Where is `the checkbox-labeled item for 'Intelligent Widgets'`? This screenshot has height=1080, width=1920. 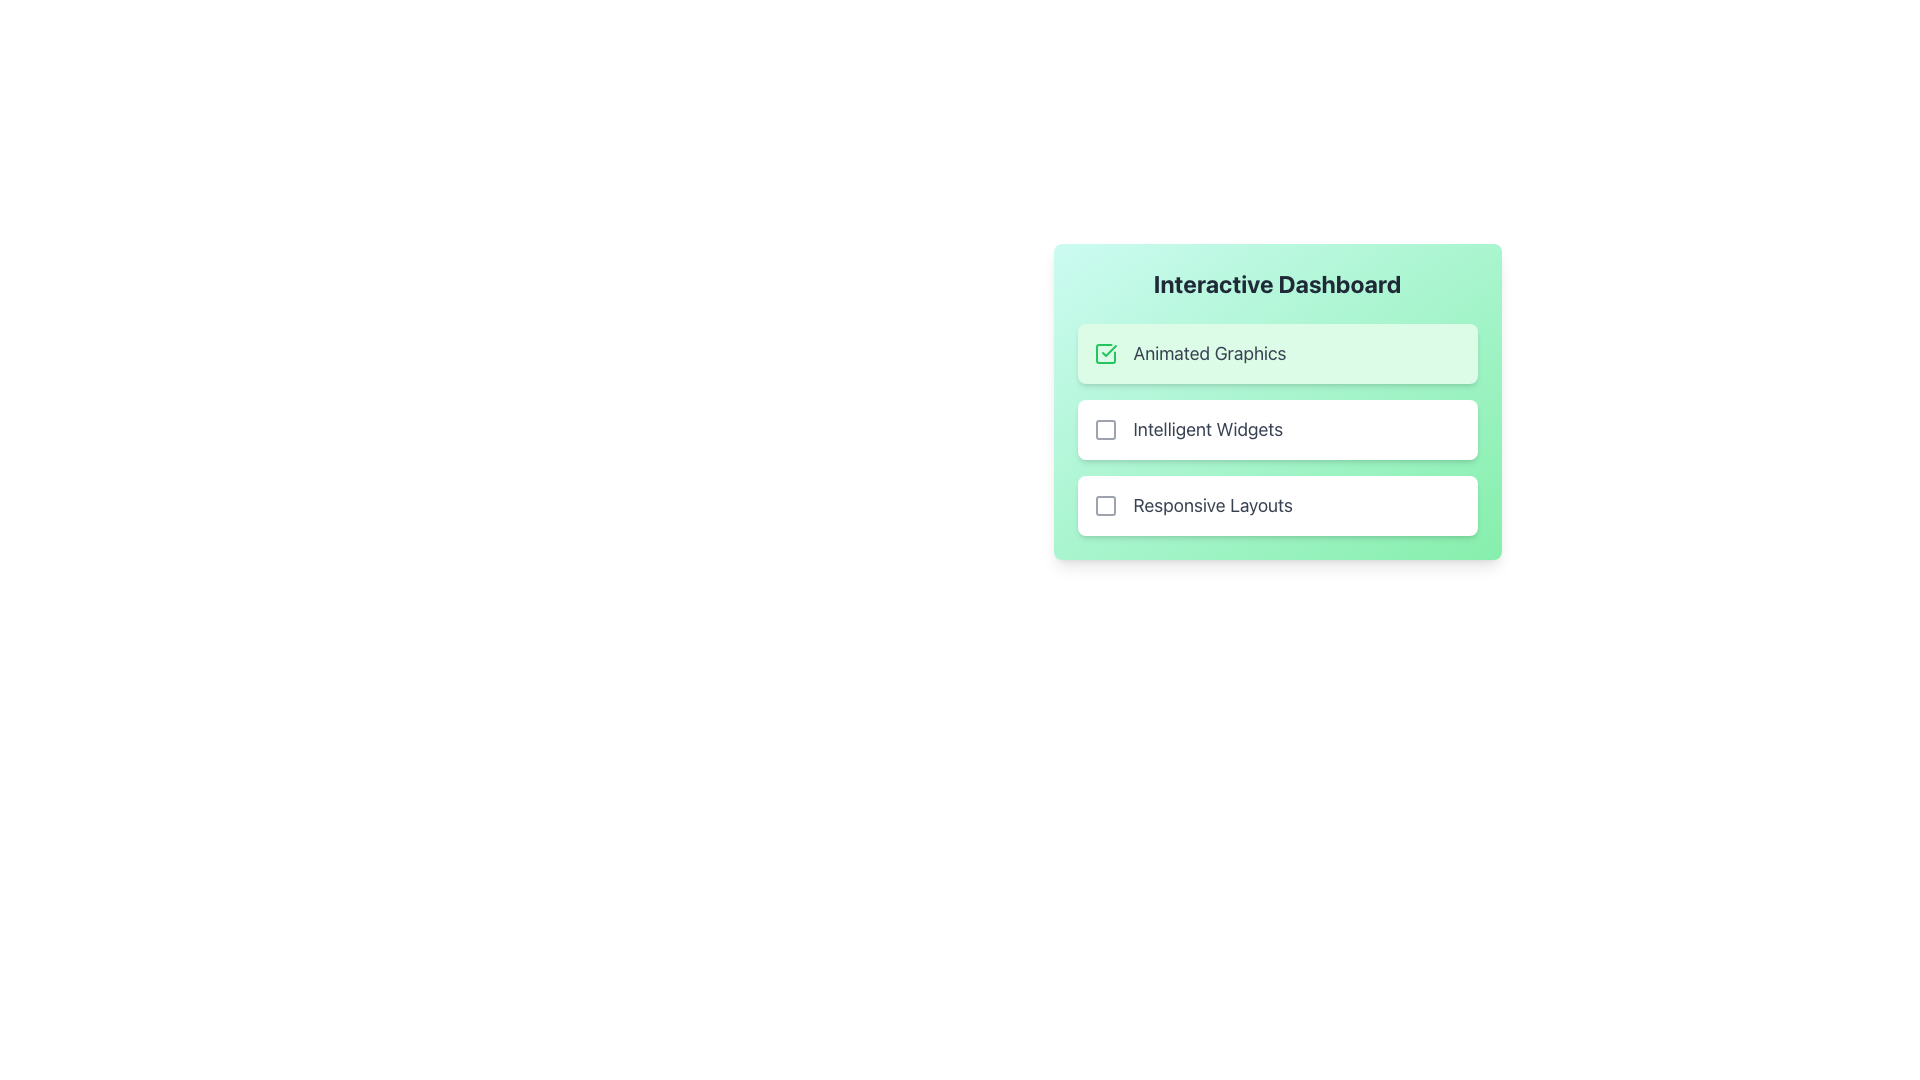
the checkbox-labeled item for 'Intelligent Widgets' is located at coordinates (1276, 428).